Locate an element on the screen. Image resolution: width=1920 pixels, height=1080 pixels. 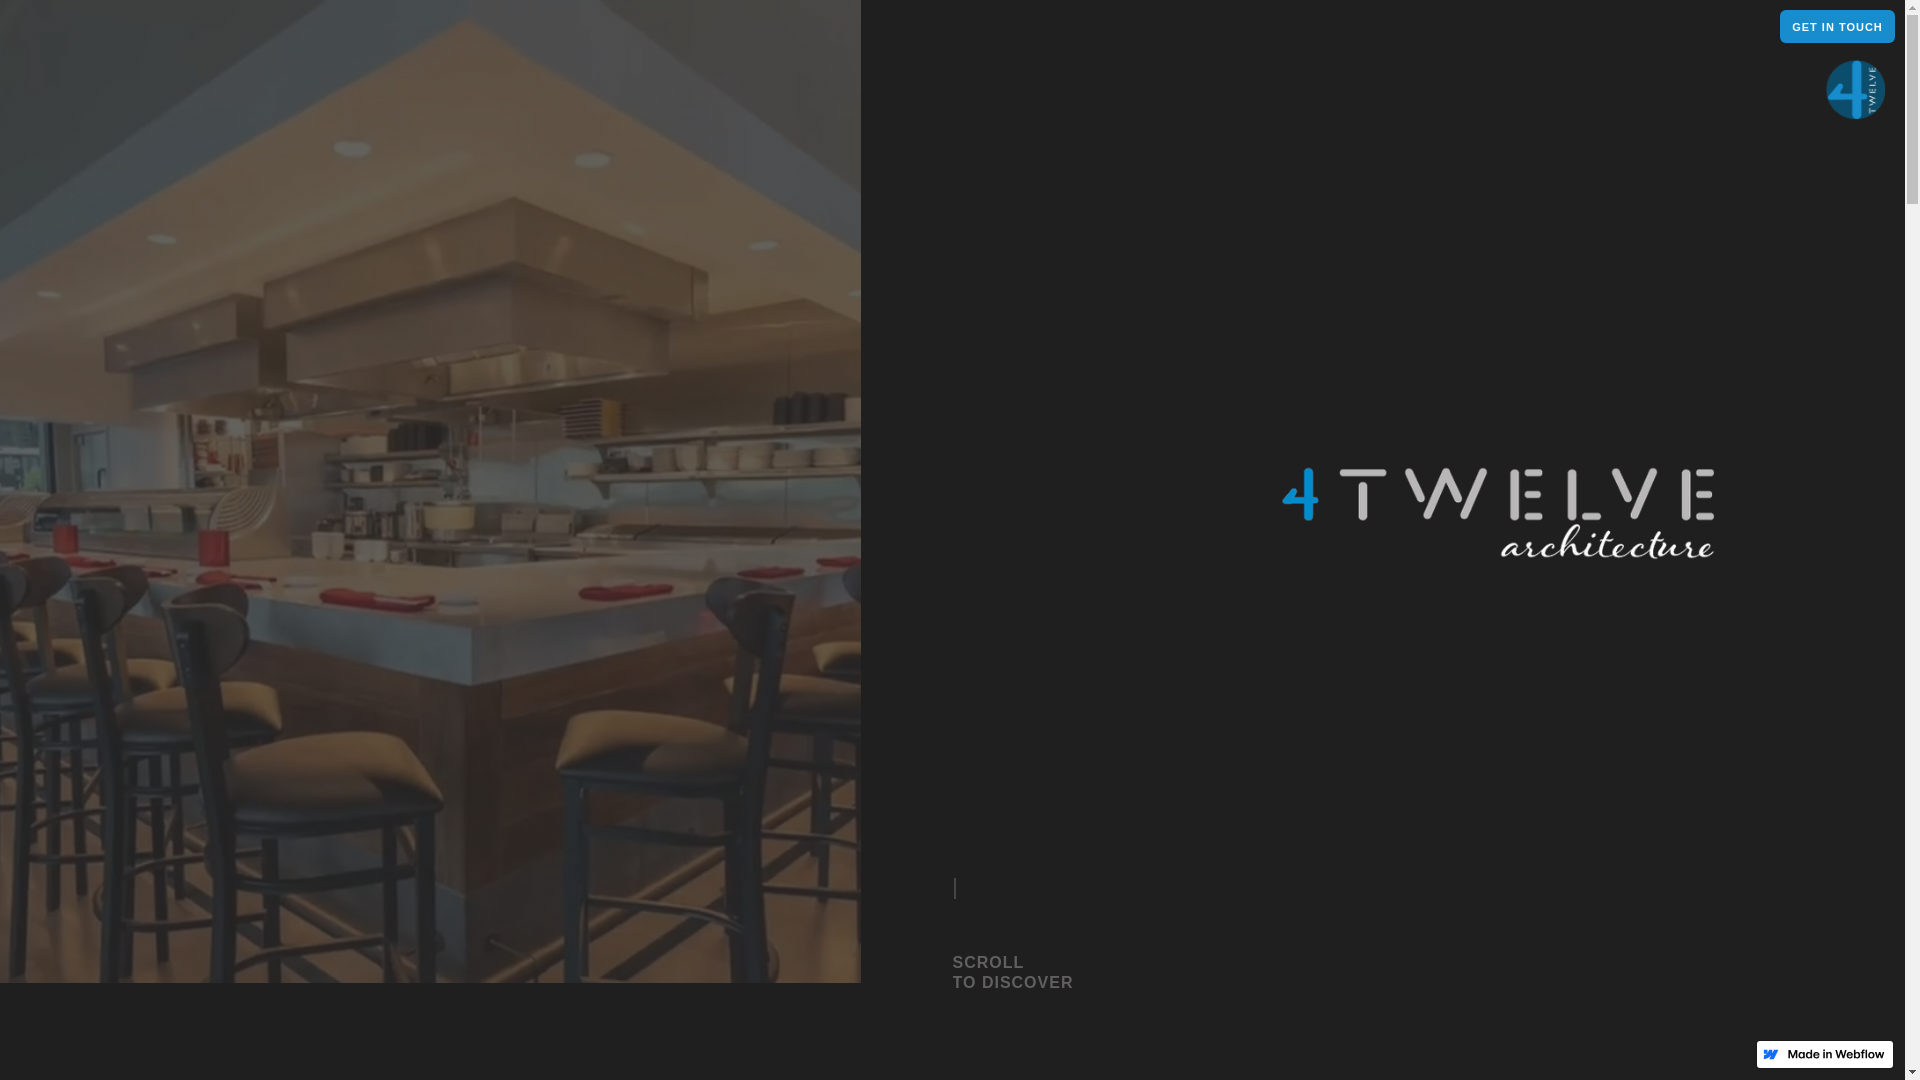
'GET IN TOUCH' is located at coordinates (1780, 26).